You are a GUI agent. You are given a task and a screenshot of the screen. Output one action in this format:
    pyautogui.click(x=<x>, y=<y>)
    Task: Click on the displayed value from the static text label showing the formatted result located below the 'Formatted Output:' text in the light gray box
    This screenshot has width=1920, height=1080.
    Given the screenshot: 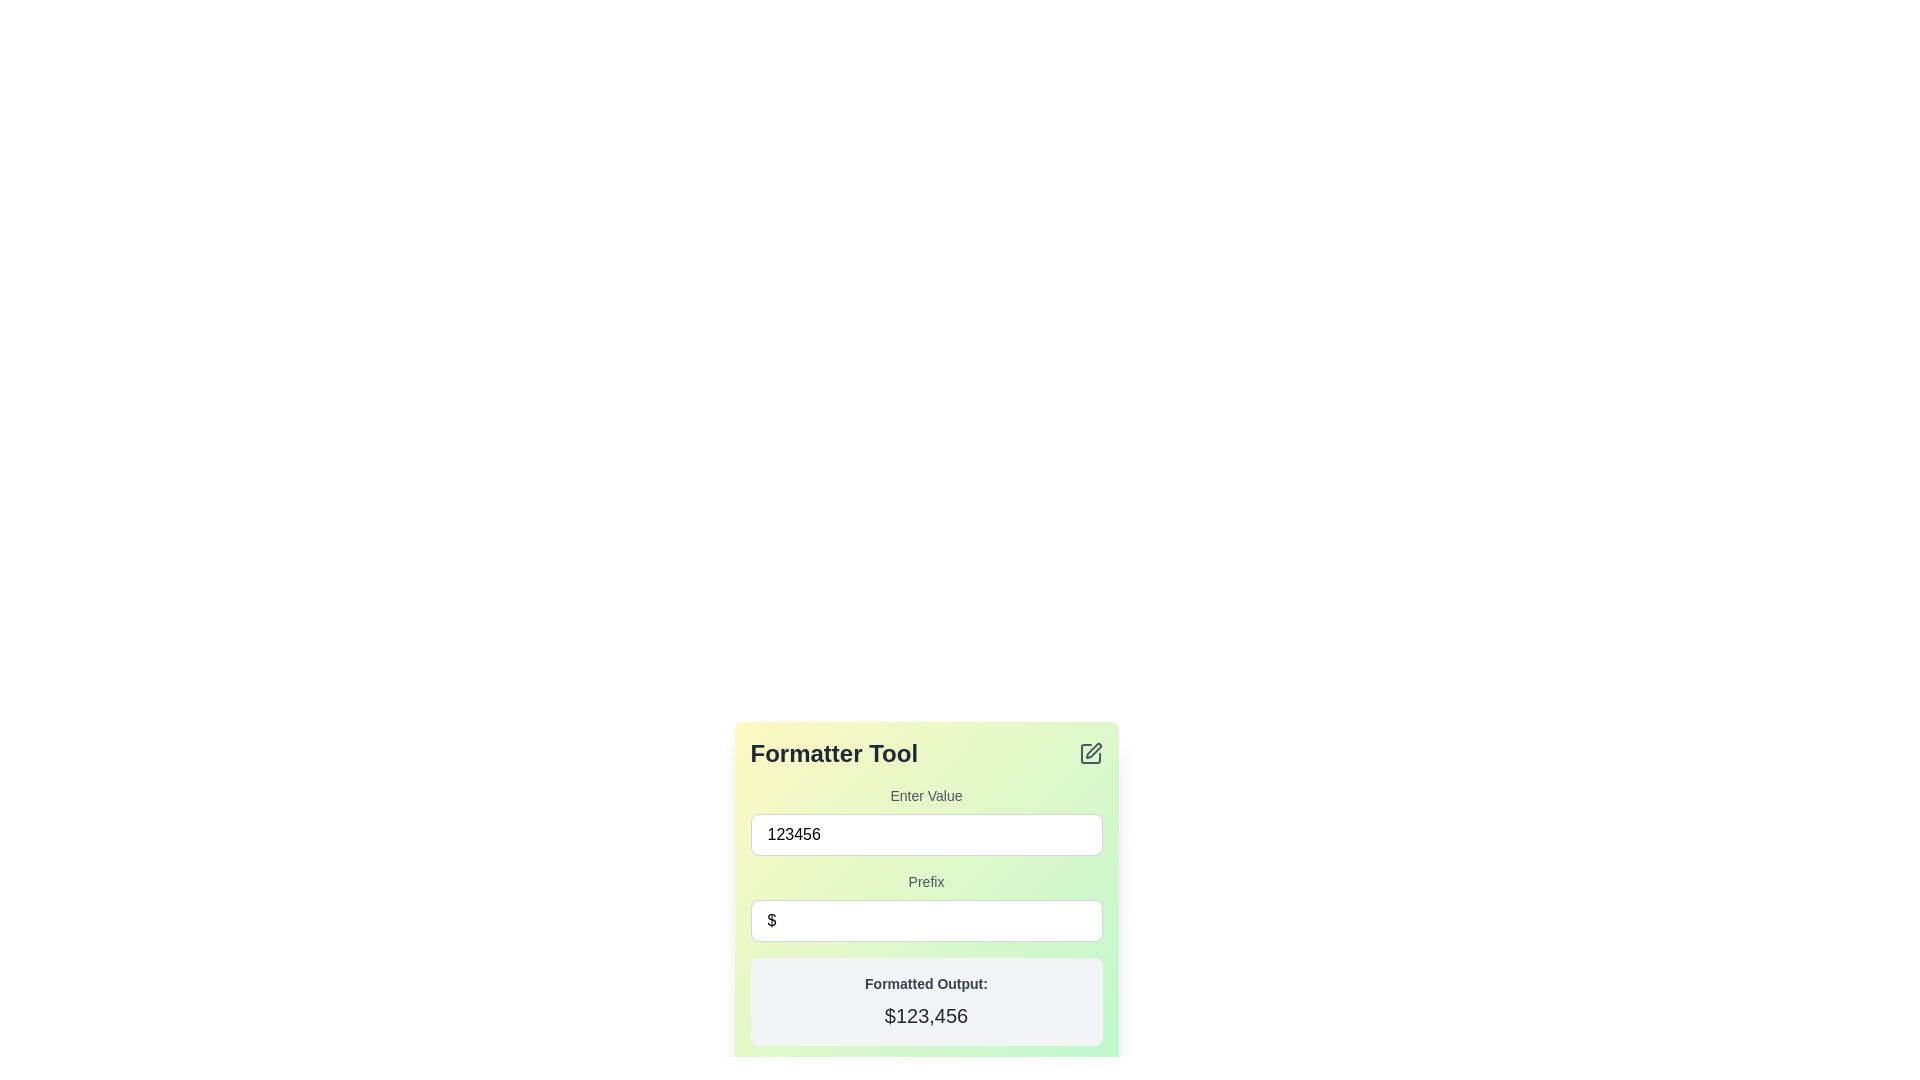 What is the action you would take?
    pyautogui.click(x=925, y=1015)
    